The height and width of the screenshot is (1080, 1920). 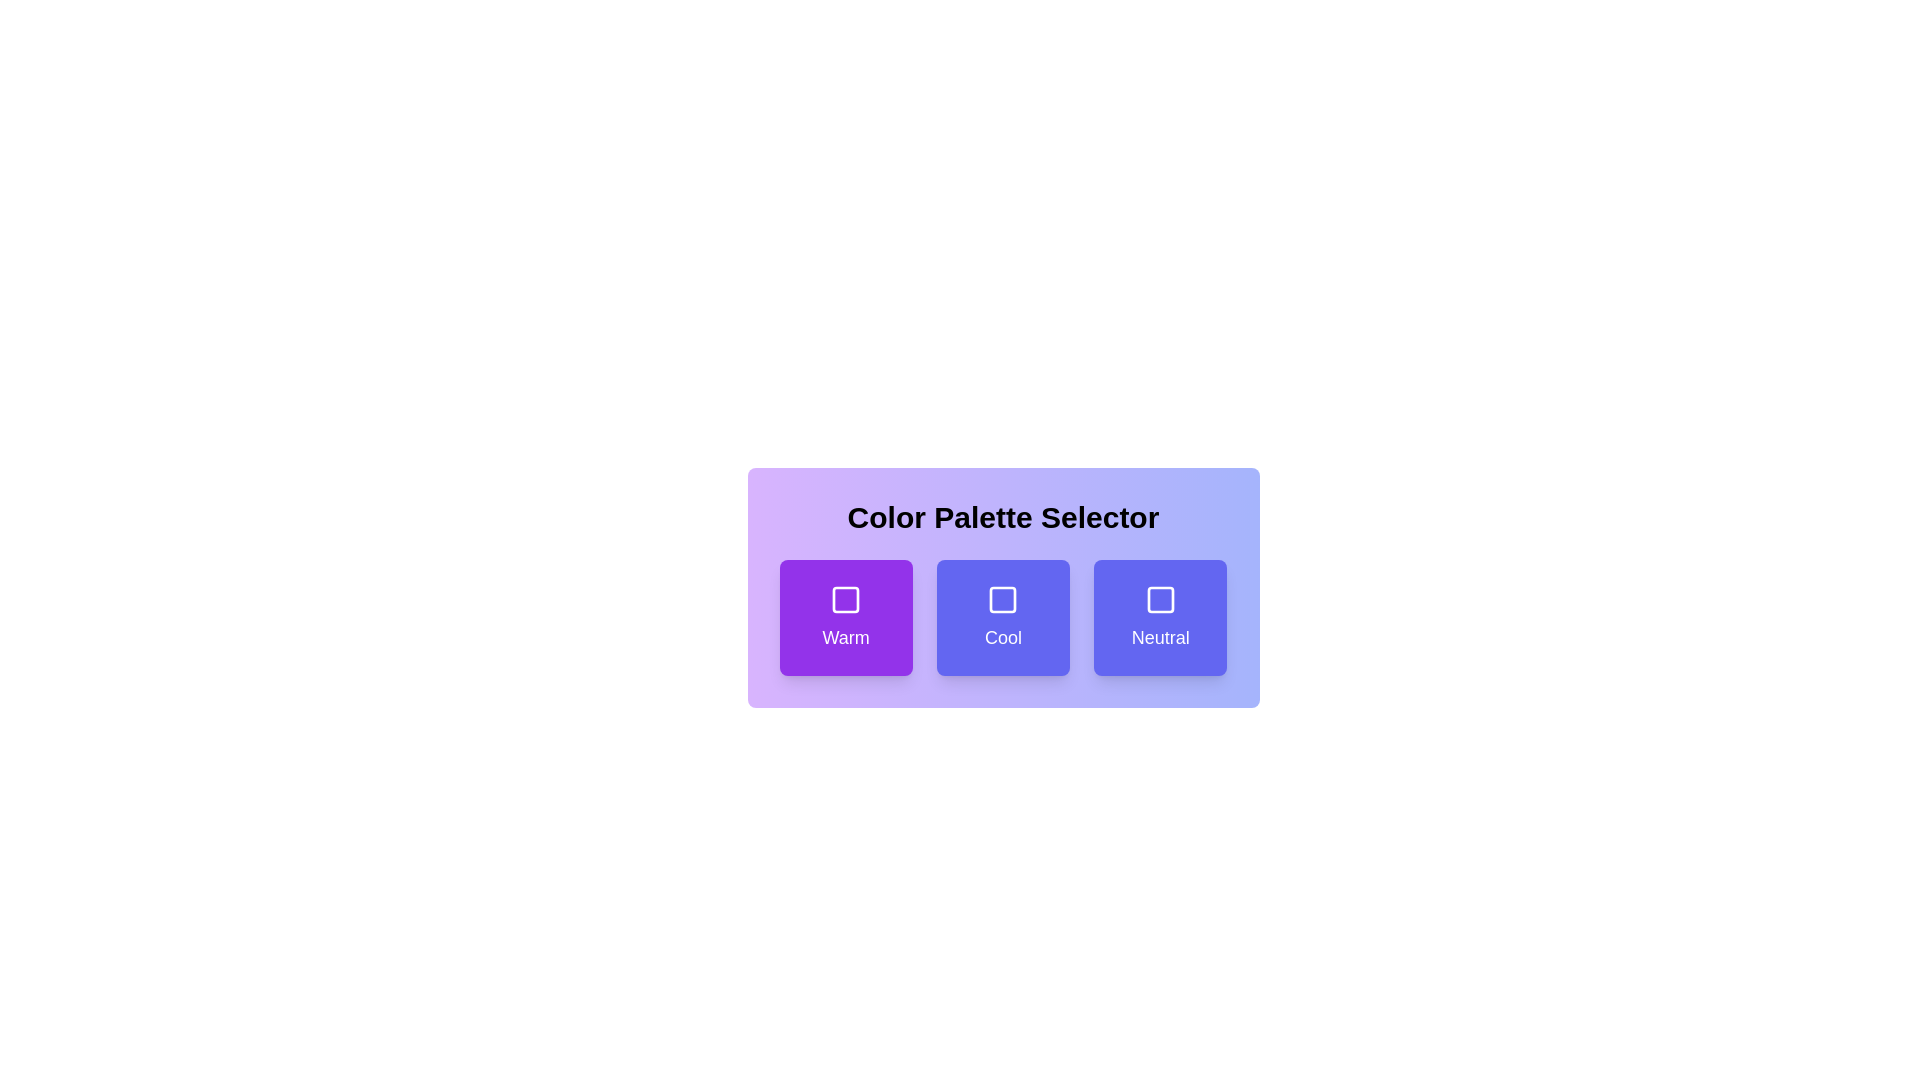 What do you see at coordinates (1003, 616) in the screenshot?
I see `the Cool button to see the hover effect` at bounding box center [1003, 616].